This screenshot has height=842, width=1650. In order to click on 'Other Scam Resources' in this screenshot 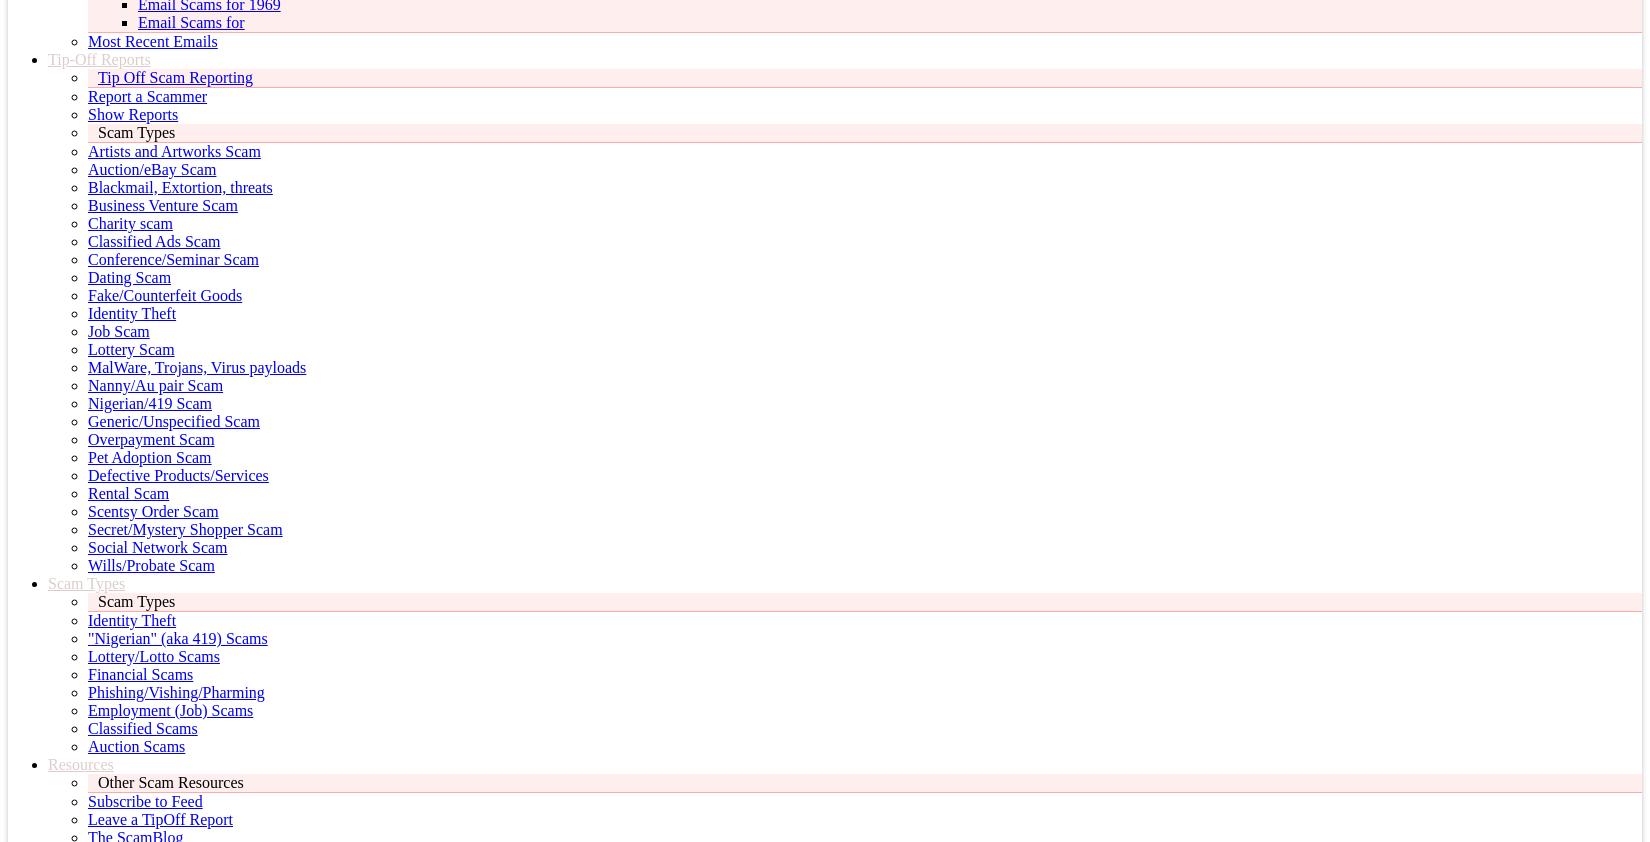, I will do `click(98, 782)`.